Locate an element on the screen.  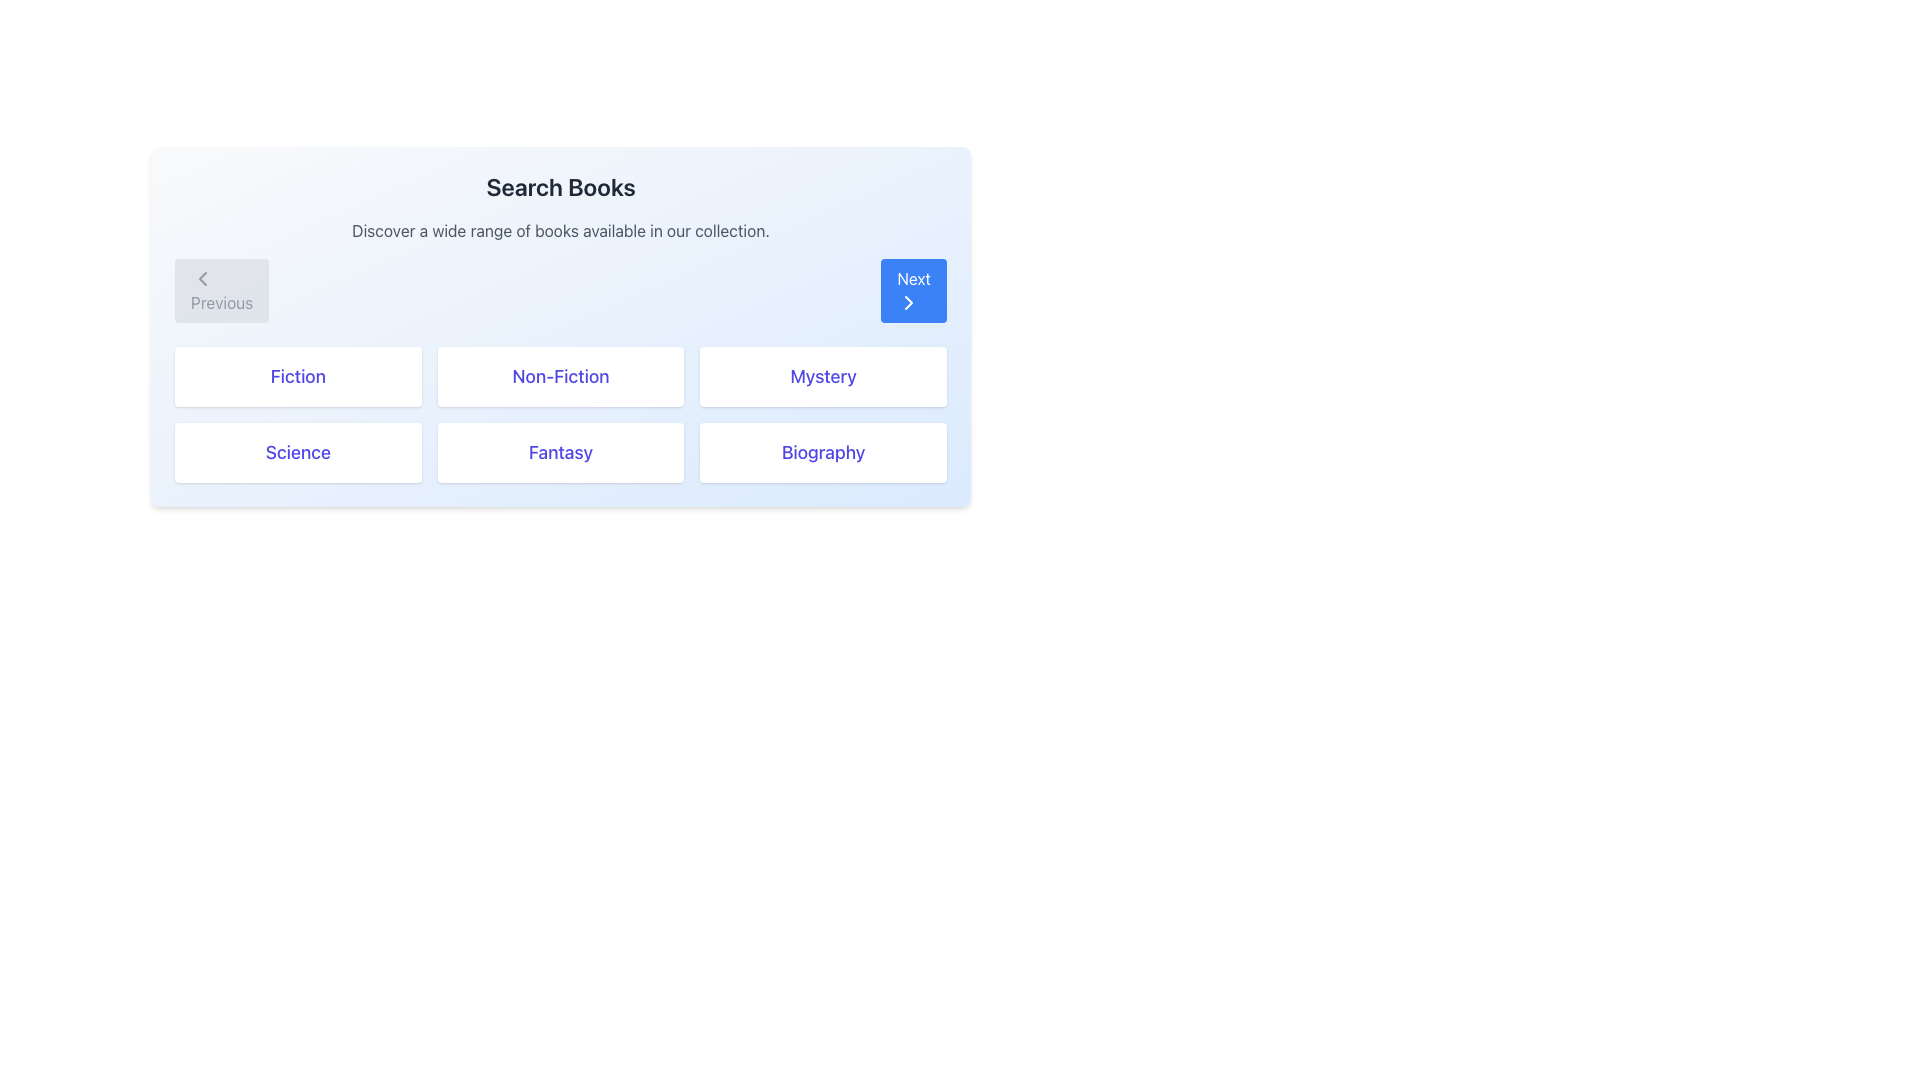
the 'Non-Fiction' button is located at coordinates (560, 377).